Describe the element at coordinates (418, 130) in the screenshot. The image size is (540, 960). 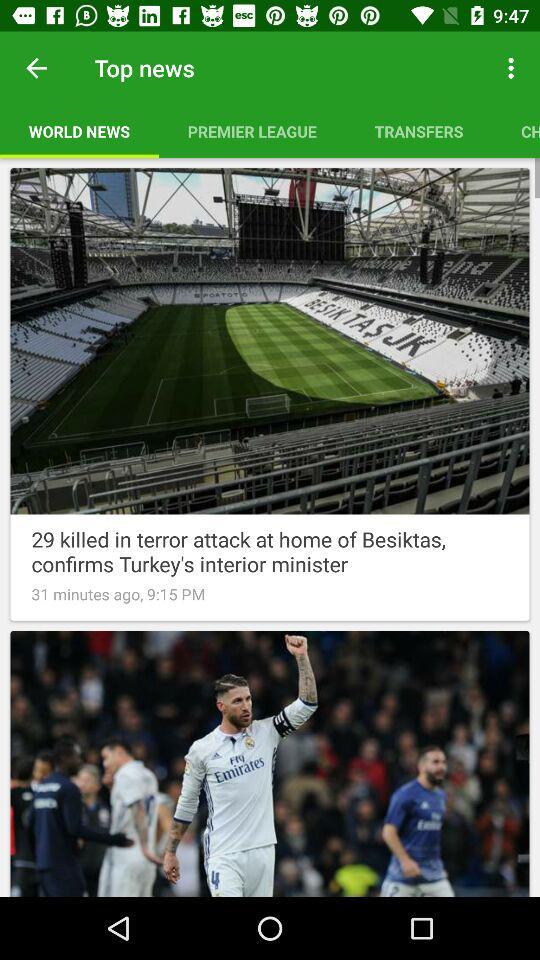
I see `the icon next to champions league item` at that location.